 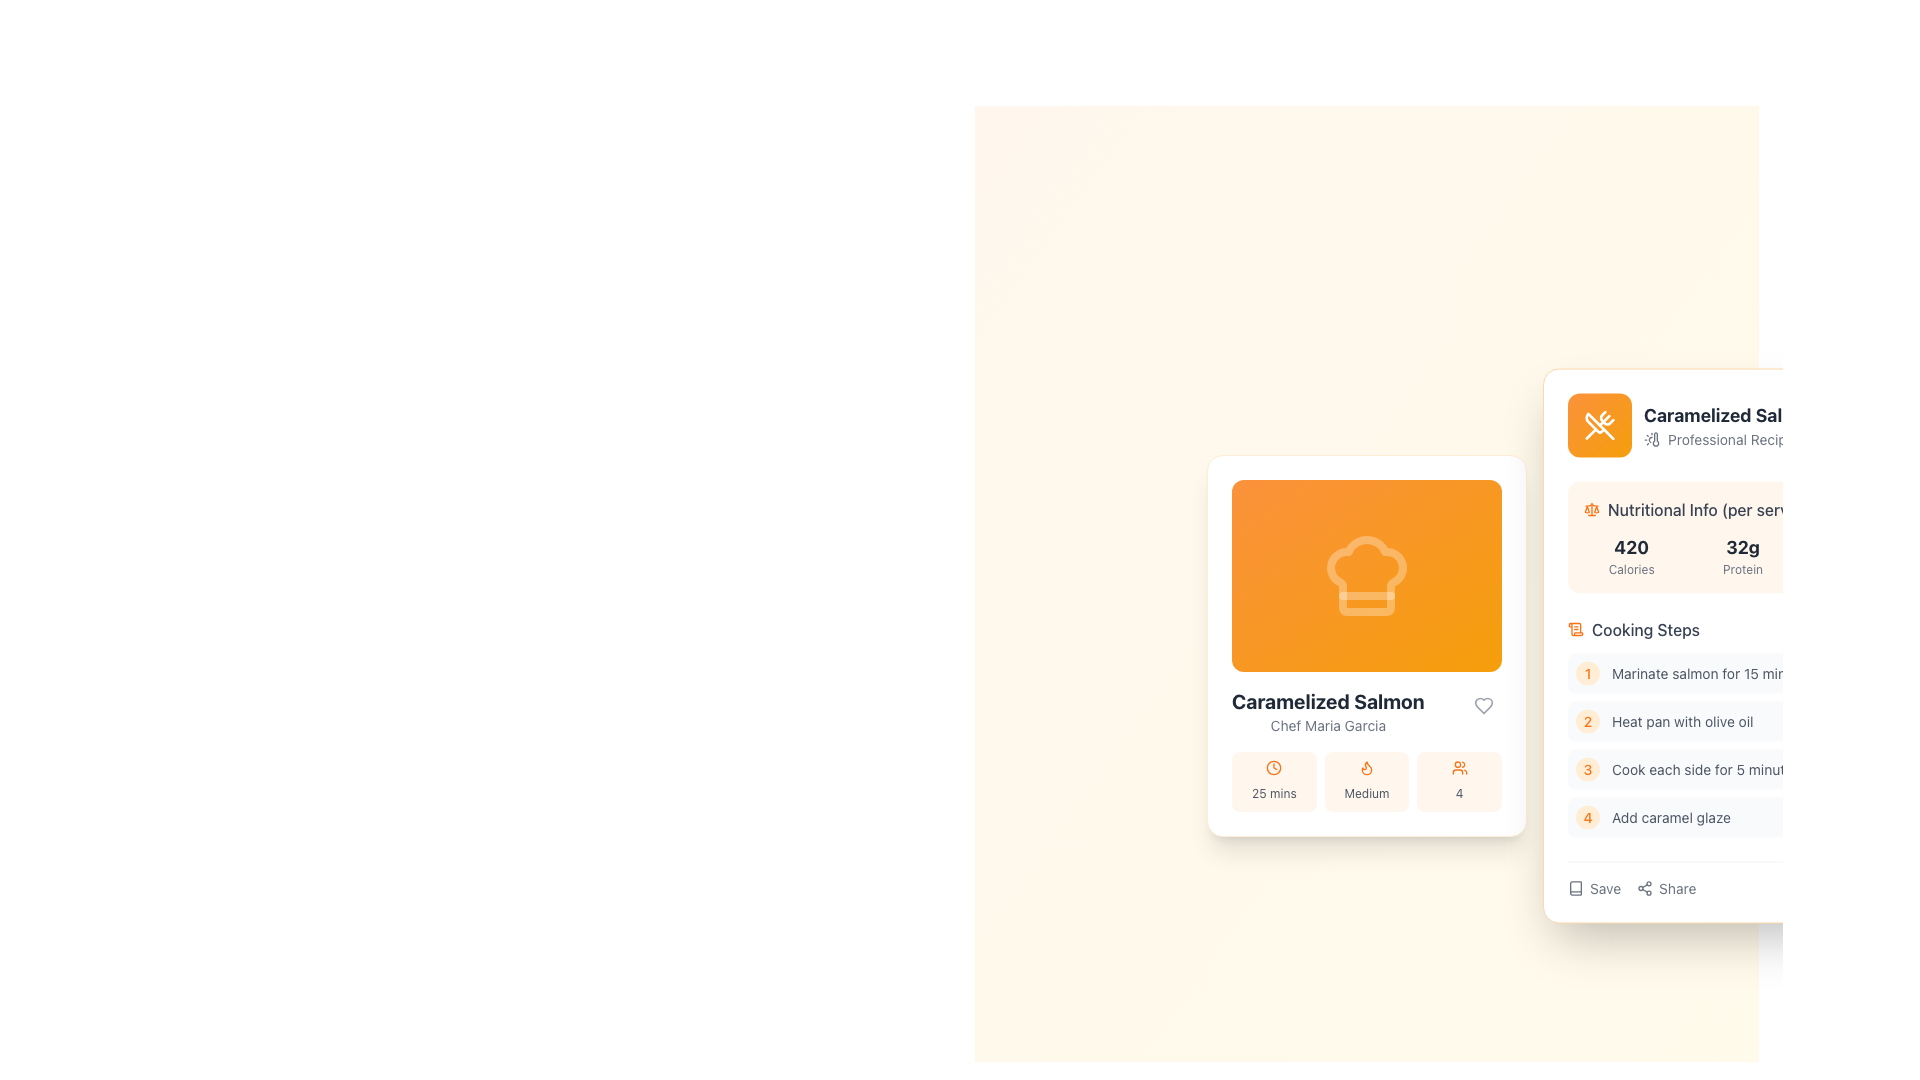 I want to click on the 'Share' button, which features a small gray text label and an icon representing a sharing action, located at the bottom of the panel to the right of the 'Save' button, so click(x=1666, y=887).